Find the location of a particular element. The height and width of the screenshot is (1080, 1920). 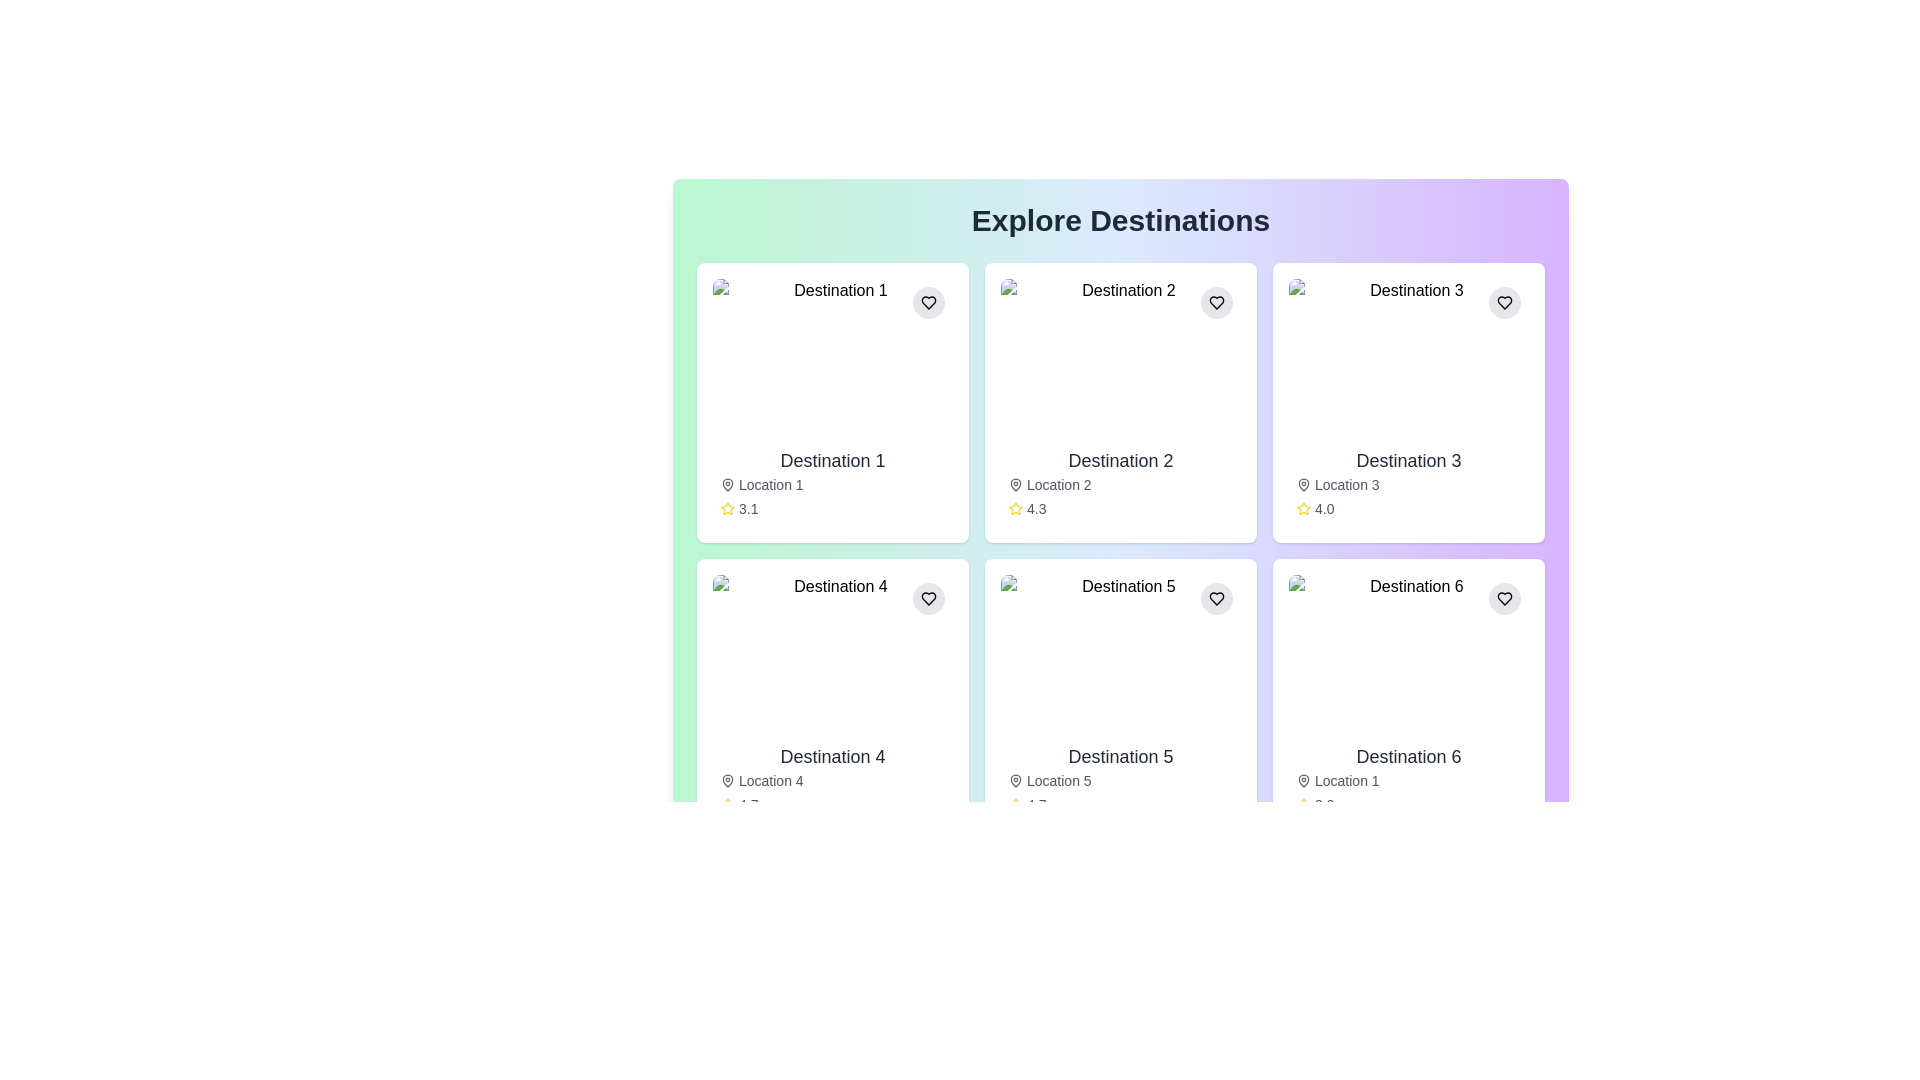

the circular button with a heart icon located is located at coordinates (1505, 597).